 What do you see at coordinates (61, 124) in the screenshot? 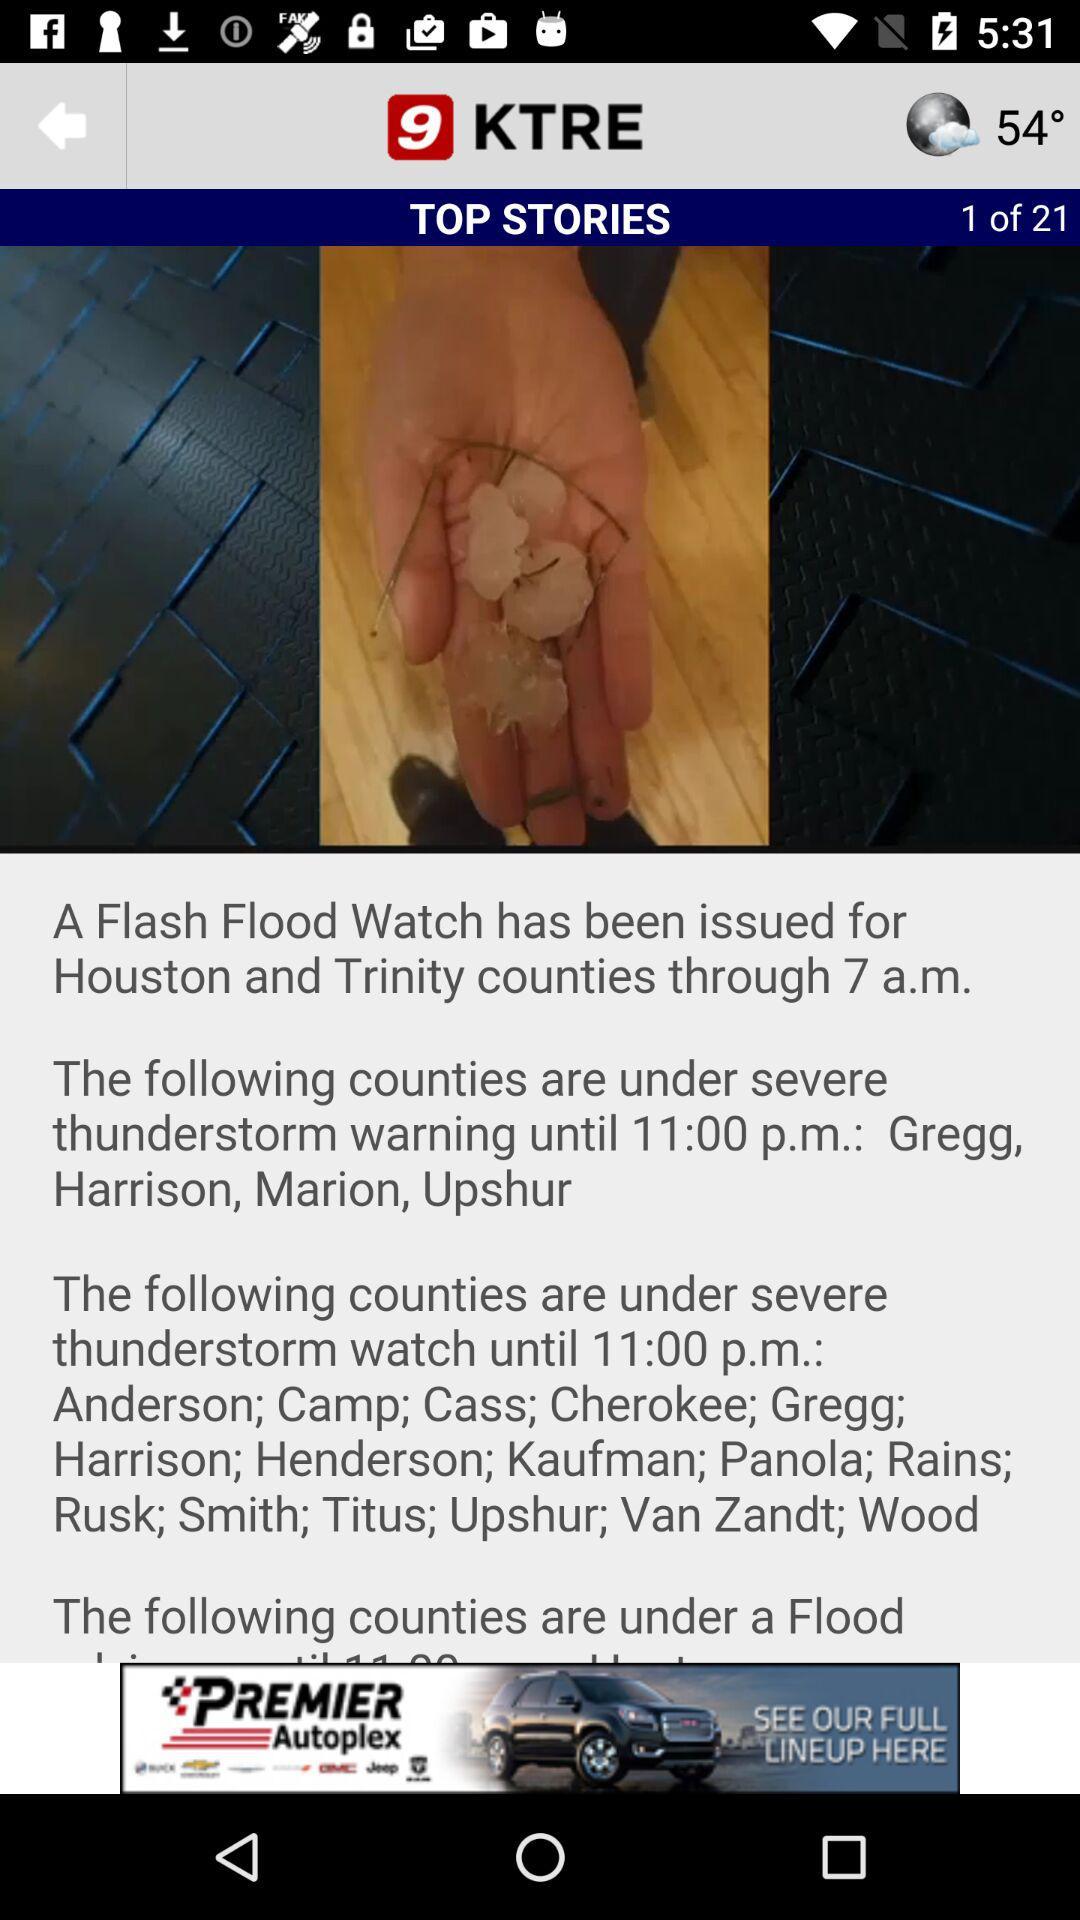
I see `go back` at bounding box center [61, 124].